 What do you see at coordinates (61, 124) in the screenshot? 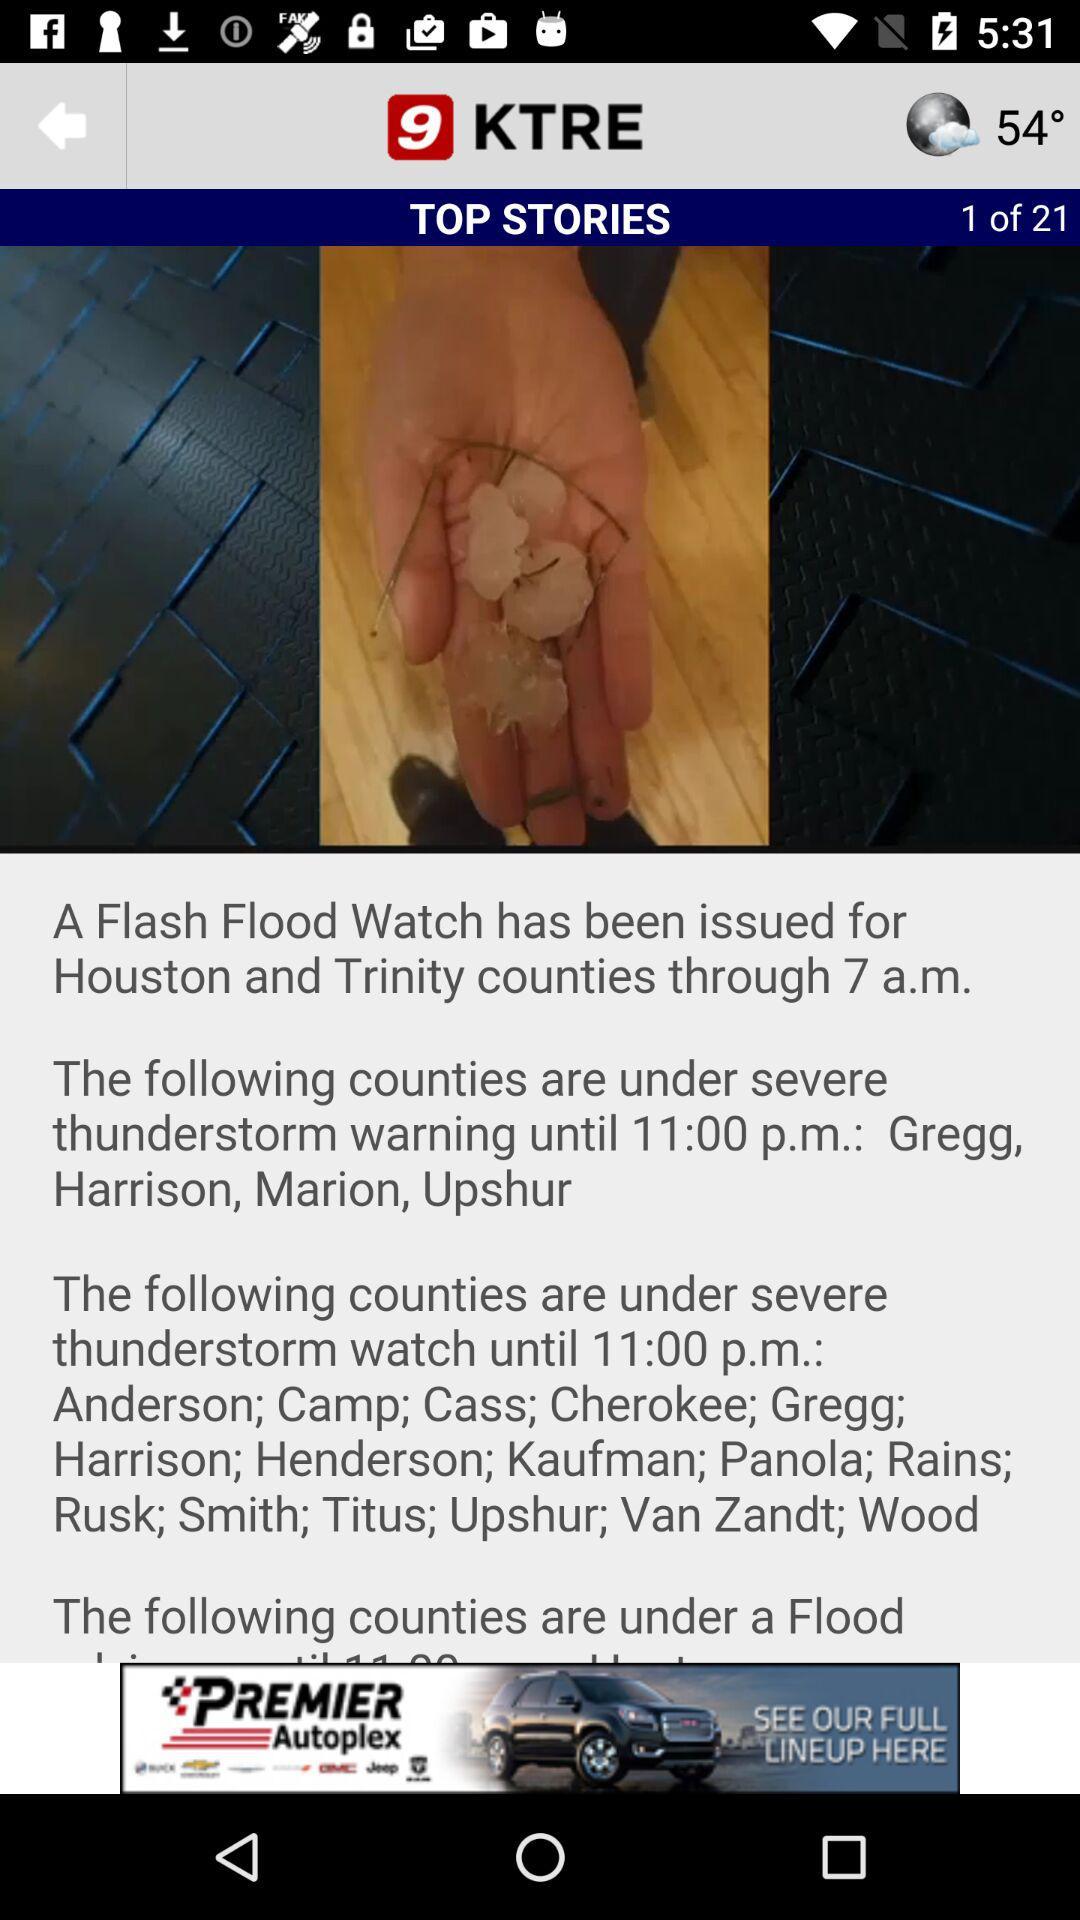
I see `go back` at bounding box center [61, 124].